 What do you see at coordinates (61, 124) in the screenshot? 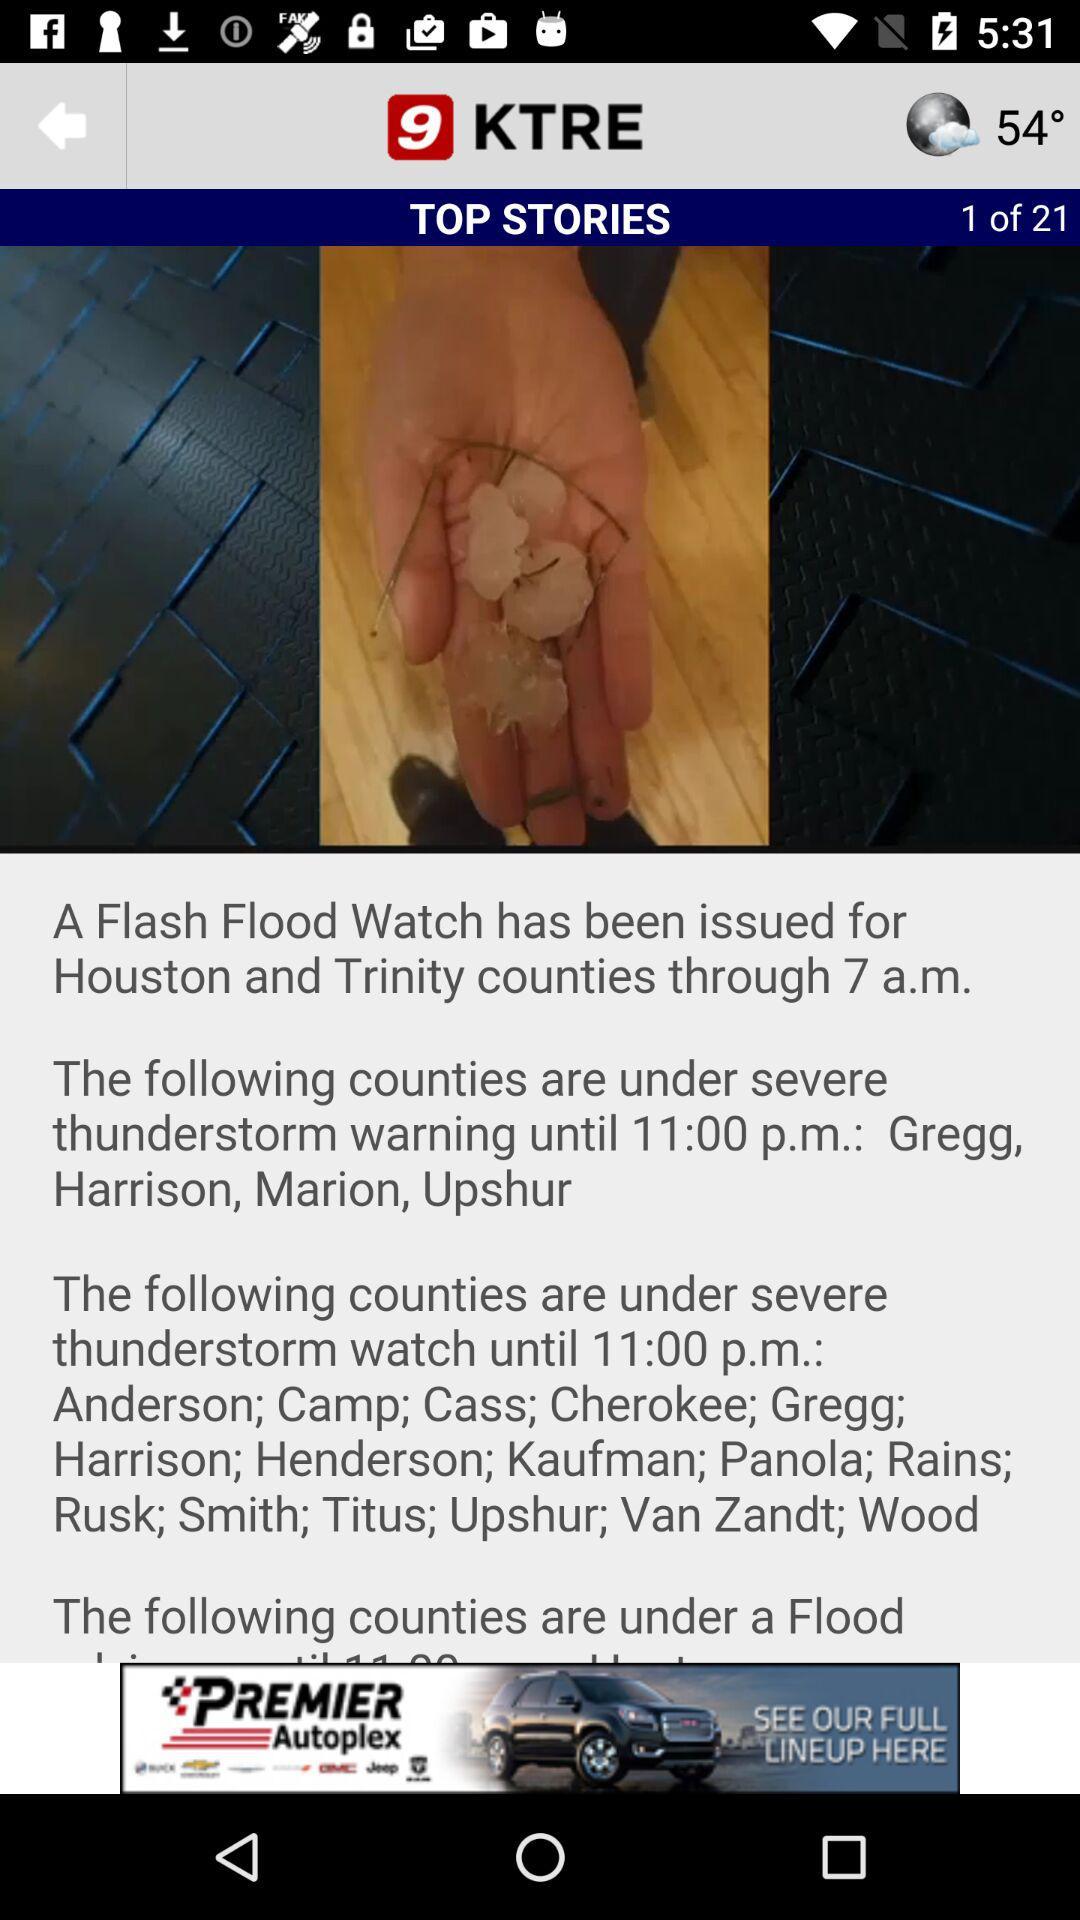
I see `go back` at bounding box center [61, 124].